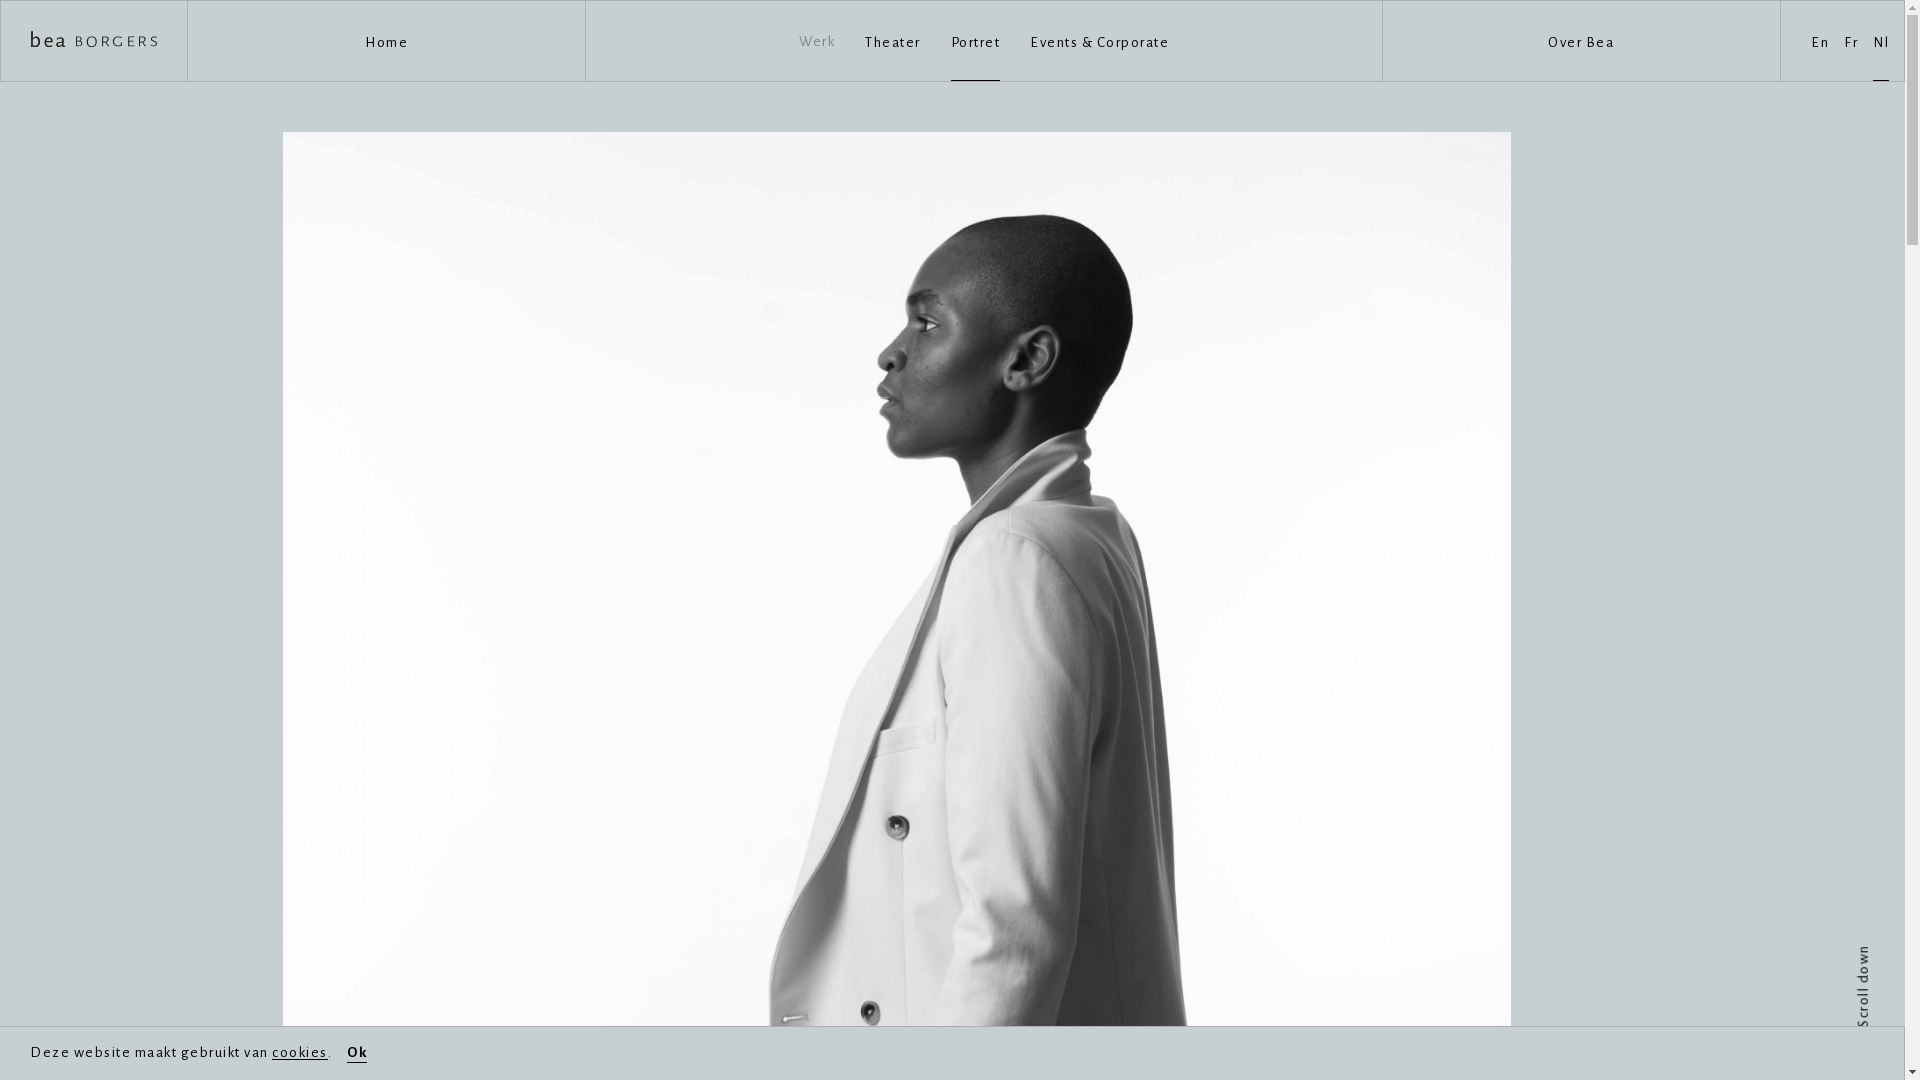 This screenshot has width=1920, height=1080. Describe the element at coordinates (1850, 40) in the screenshot. I see `'Fr'` at that location.